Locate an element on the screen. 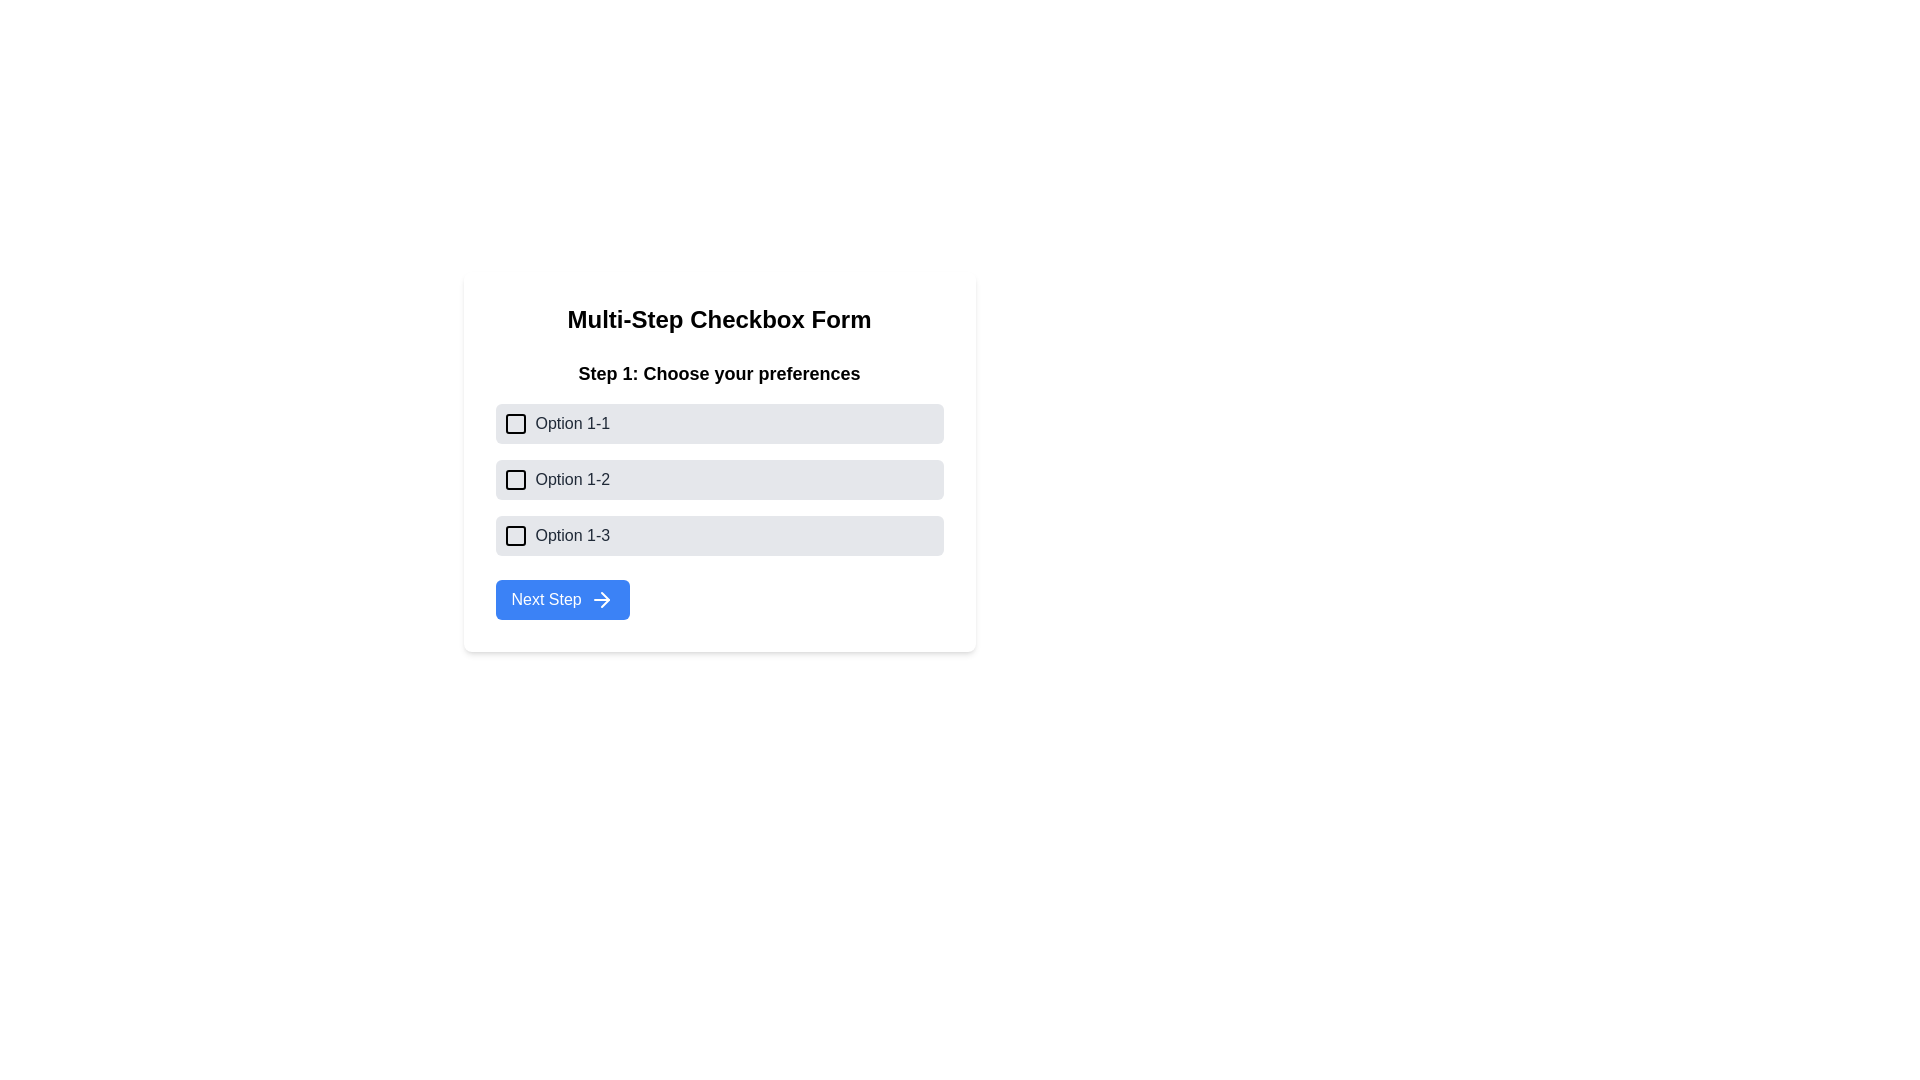 This screenshot has width=1920, height=1080. the checkbox list item for 'Option 1-2' is located at coordinates (719, 479).